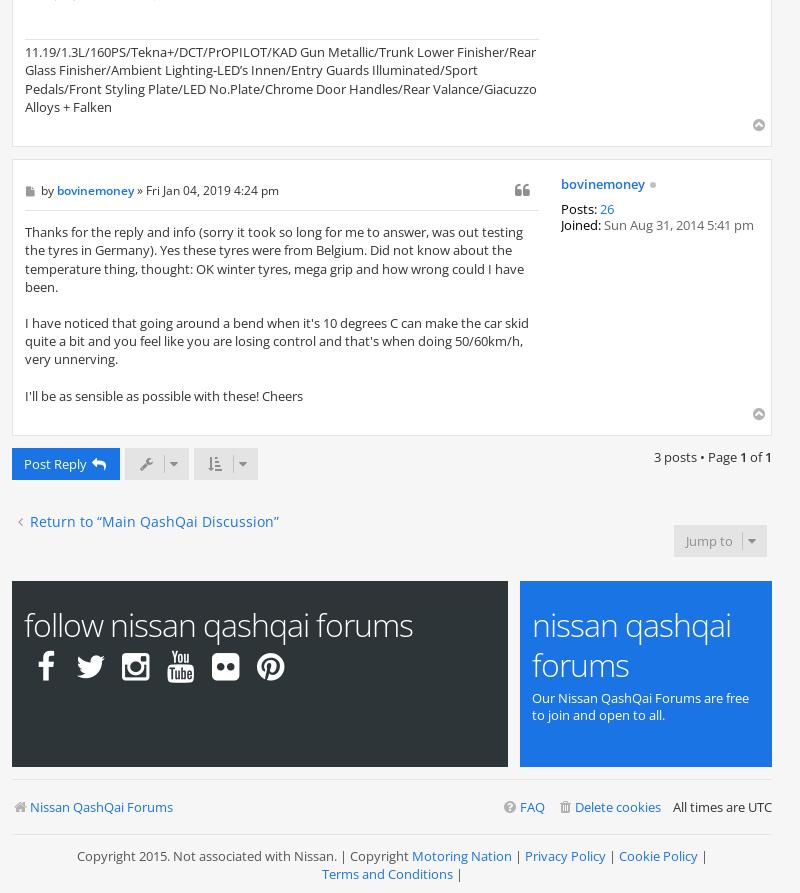 Image resolution: width=800 pixels, height=893 pixels. I want to click on 'Motoring Nation', so click(460, 853).